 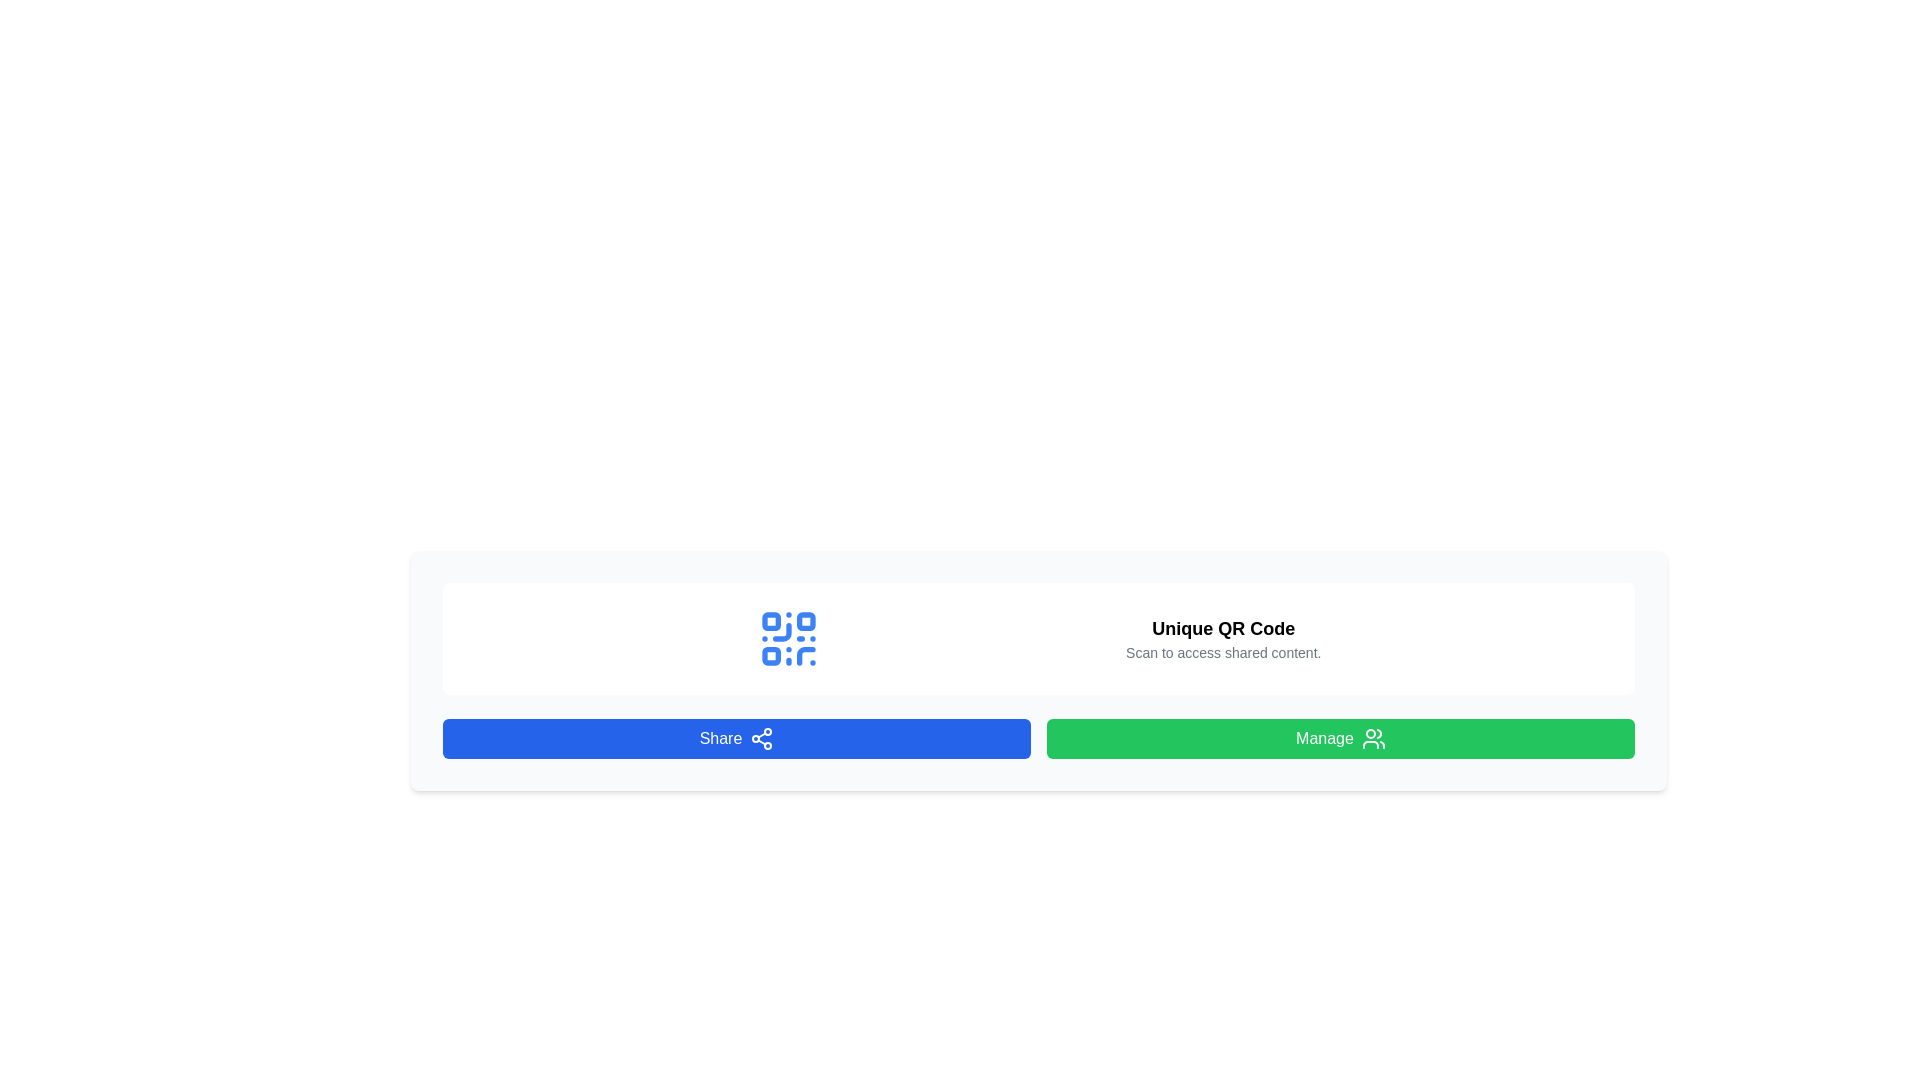 I want to click on the 'Manage' button that contains the group of people icon at the right end of the button, so click(x=1372, y=739).